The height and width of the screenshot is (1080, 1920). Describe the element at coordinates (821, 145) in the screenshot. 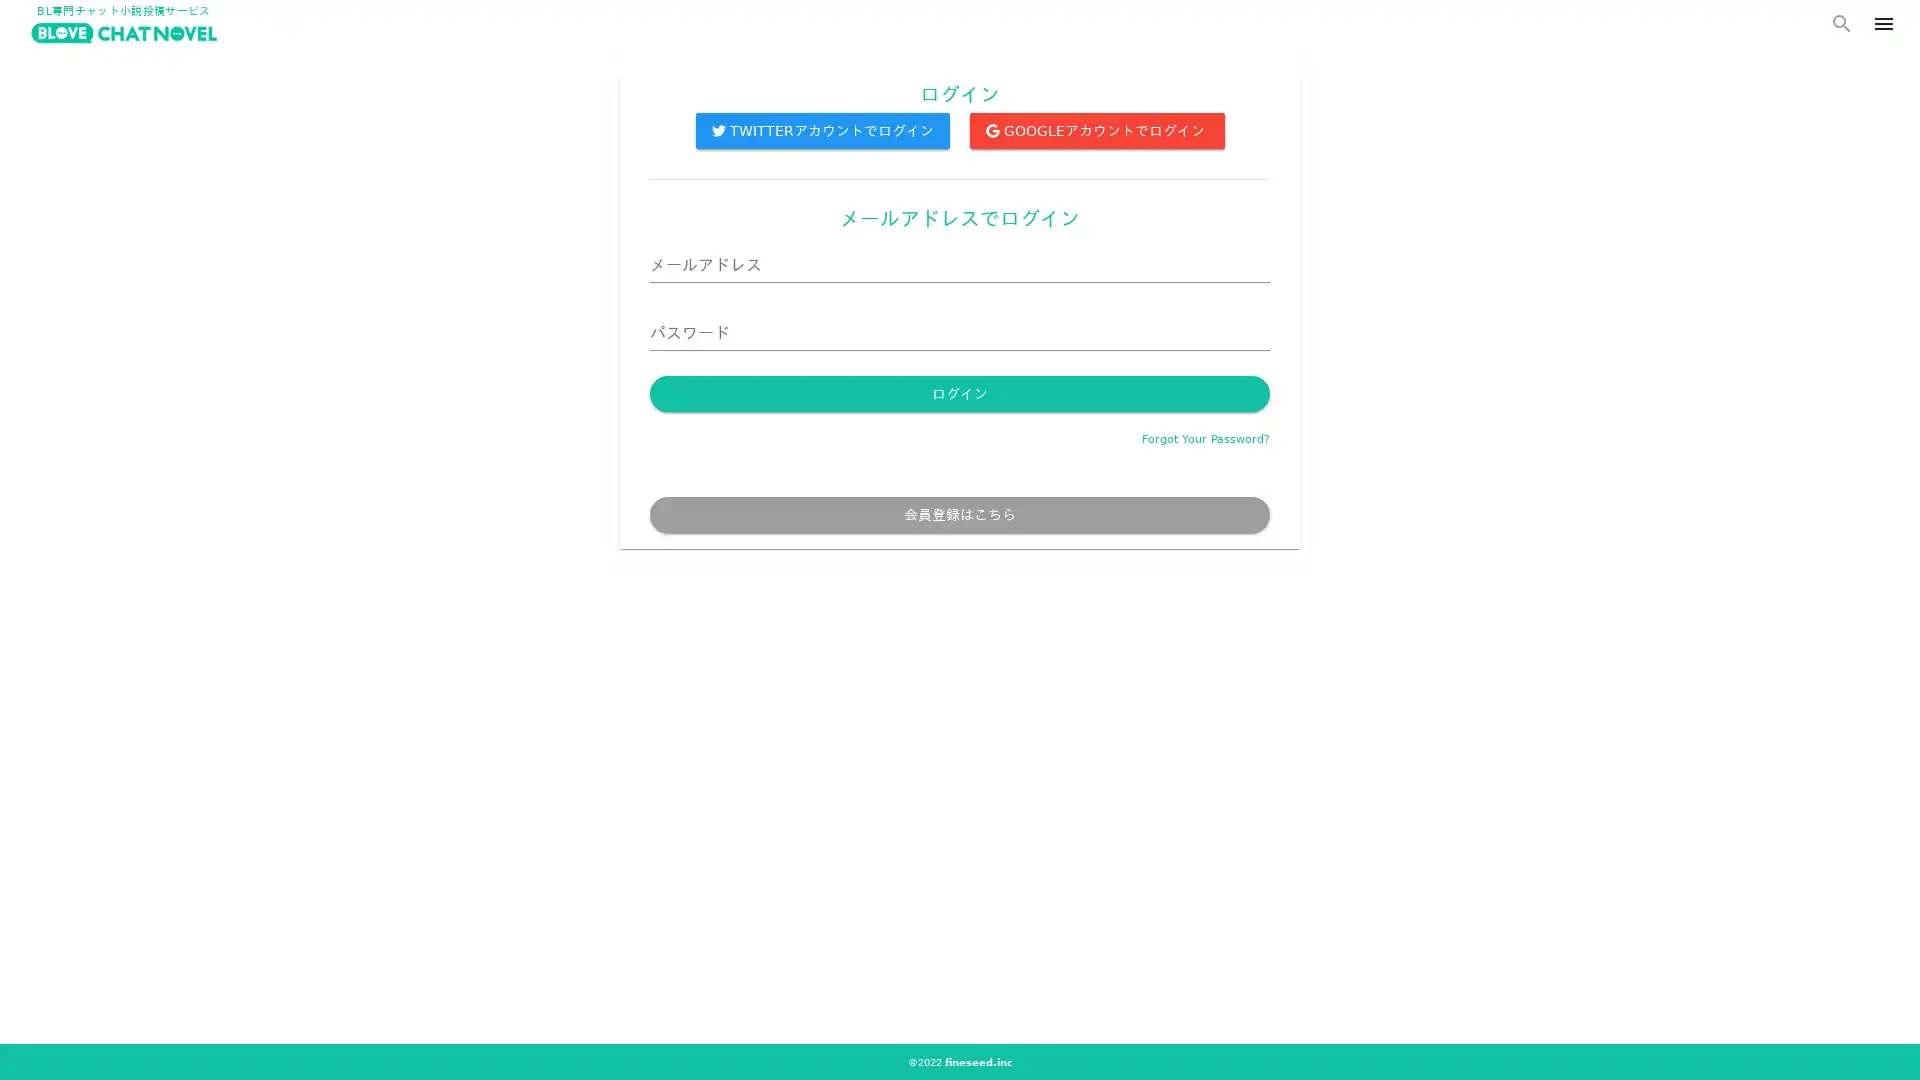

I see `TWITTER` at that location.